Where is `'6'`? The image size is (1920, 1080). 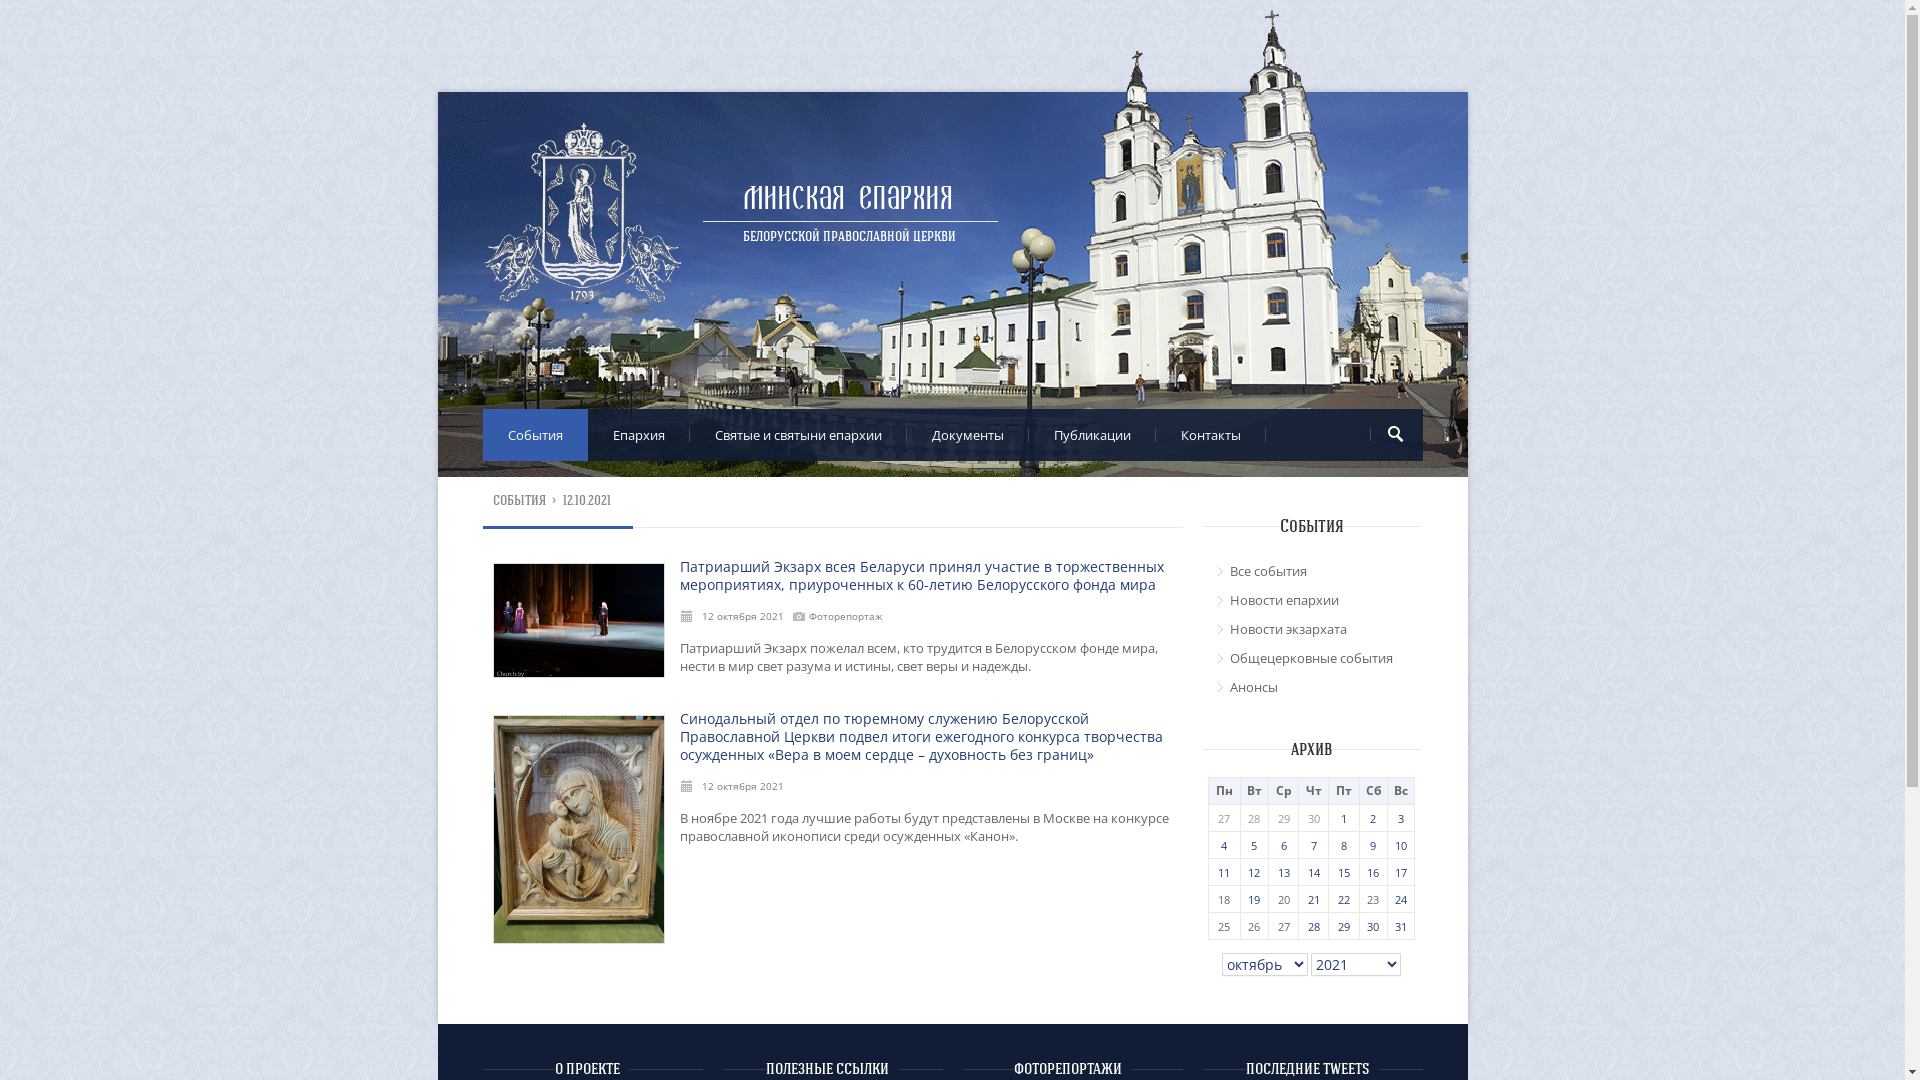
'6' is located at coordinates (1283, 845).